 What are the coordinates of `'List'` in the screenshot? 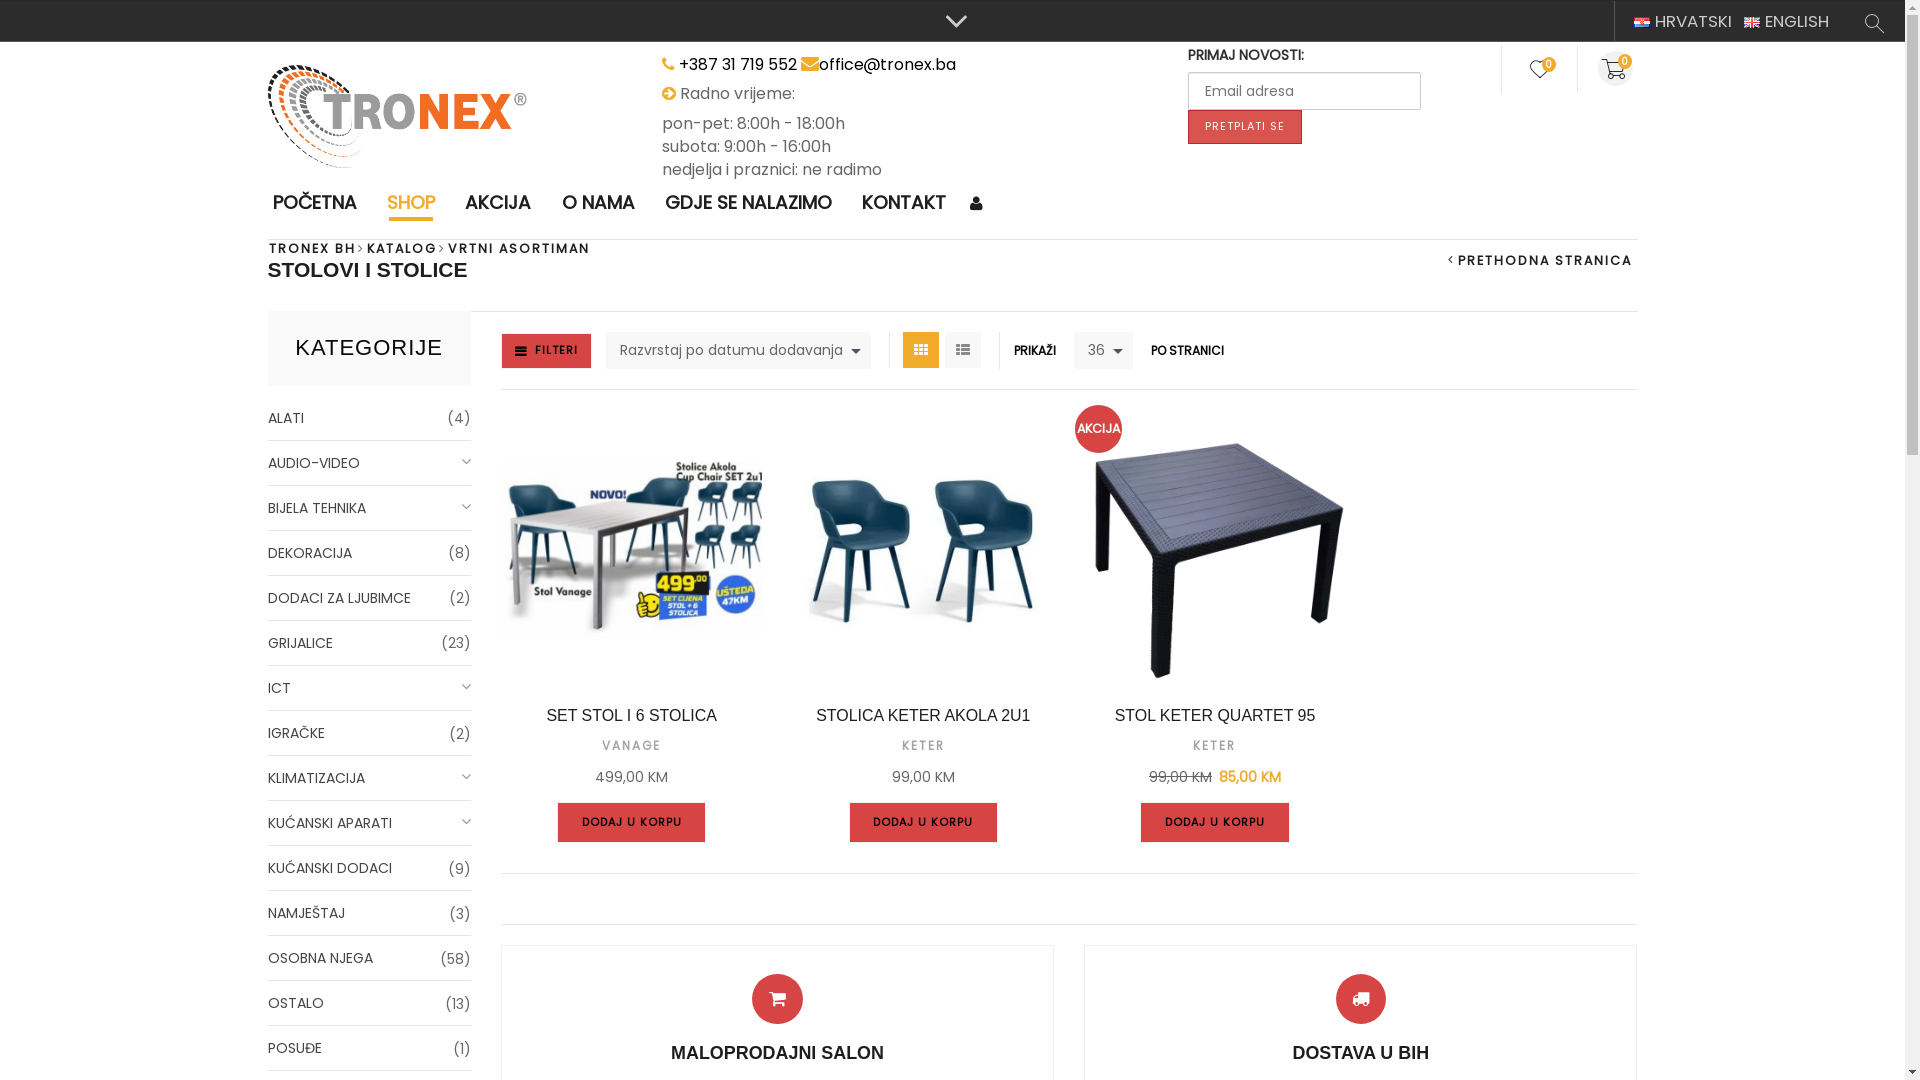 It's located at (963, 349).